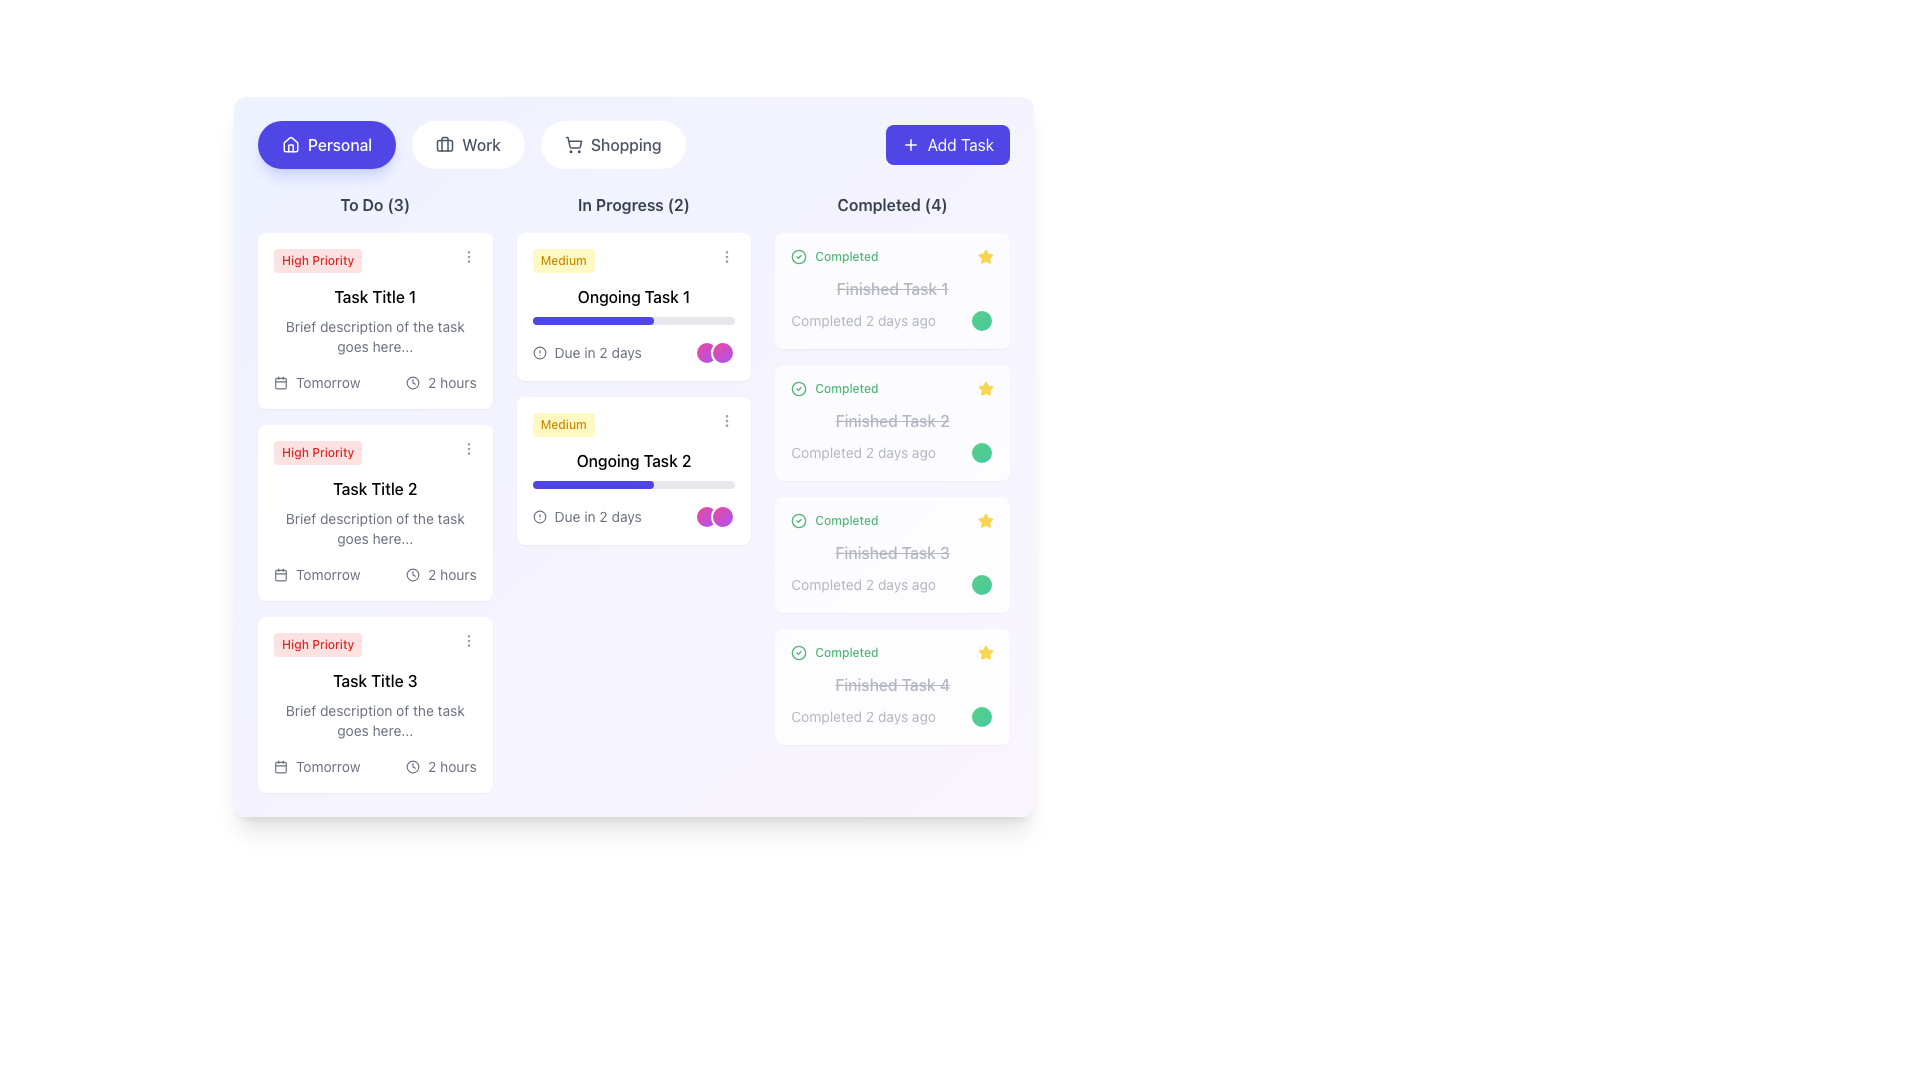 Image resolution: width=1920 pixels, height=1080 pixels. I want to click on text from the time-related detail label located in the lower-right section of the 'Task Title 3' card in the 'To Do' column, positioned to the right of the SVG clock icon, so click(451, 766).